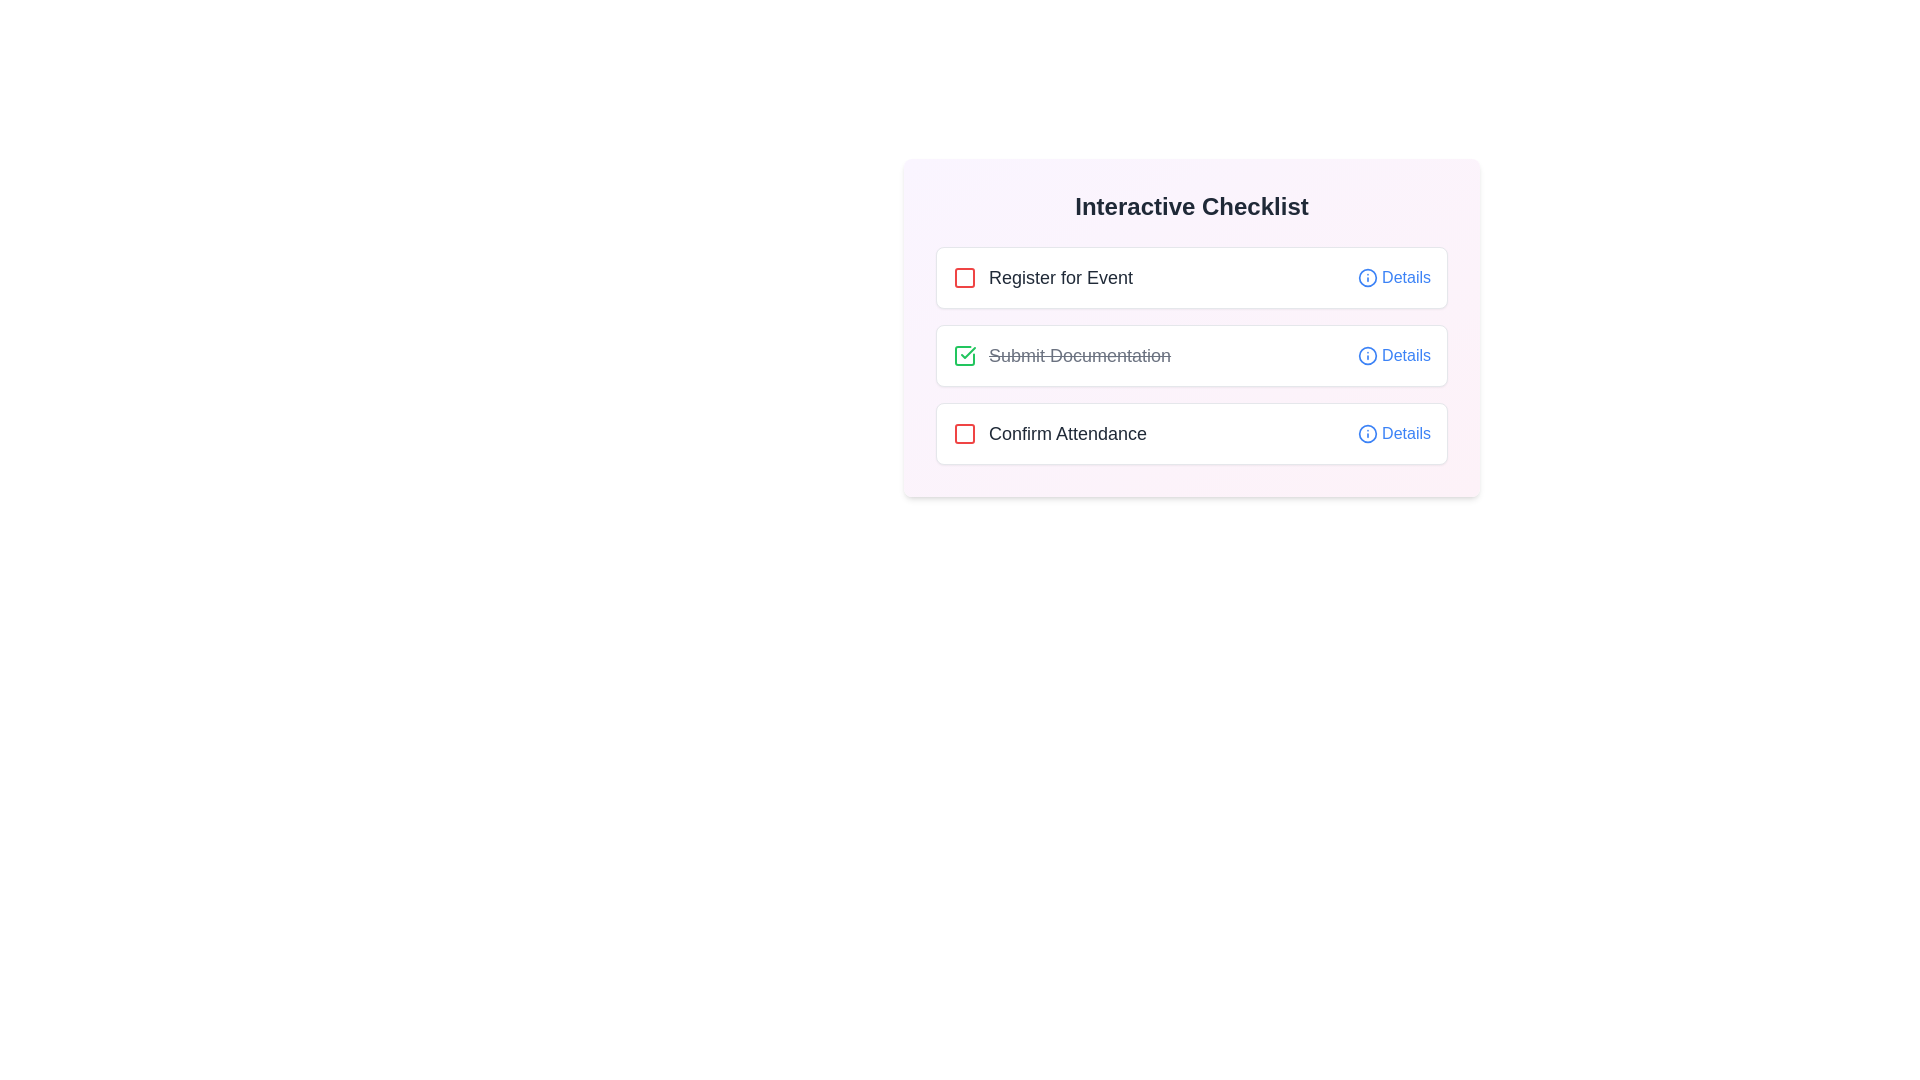 Image resolution: width=1920 pixels, height=1080 pixels. Describe the element at coordinates (1191, 433) in the screenshot. I see `the checkbox in the third item of the 'Interactive Checklist' to mark attendance` at that location.